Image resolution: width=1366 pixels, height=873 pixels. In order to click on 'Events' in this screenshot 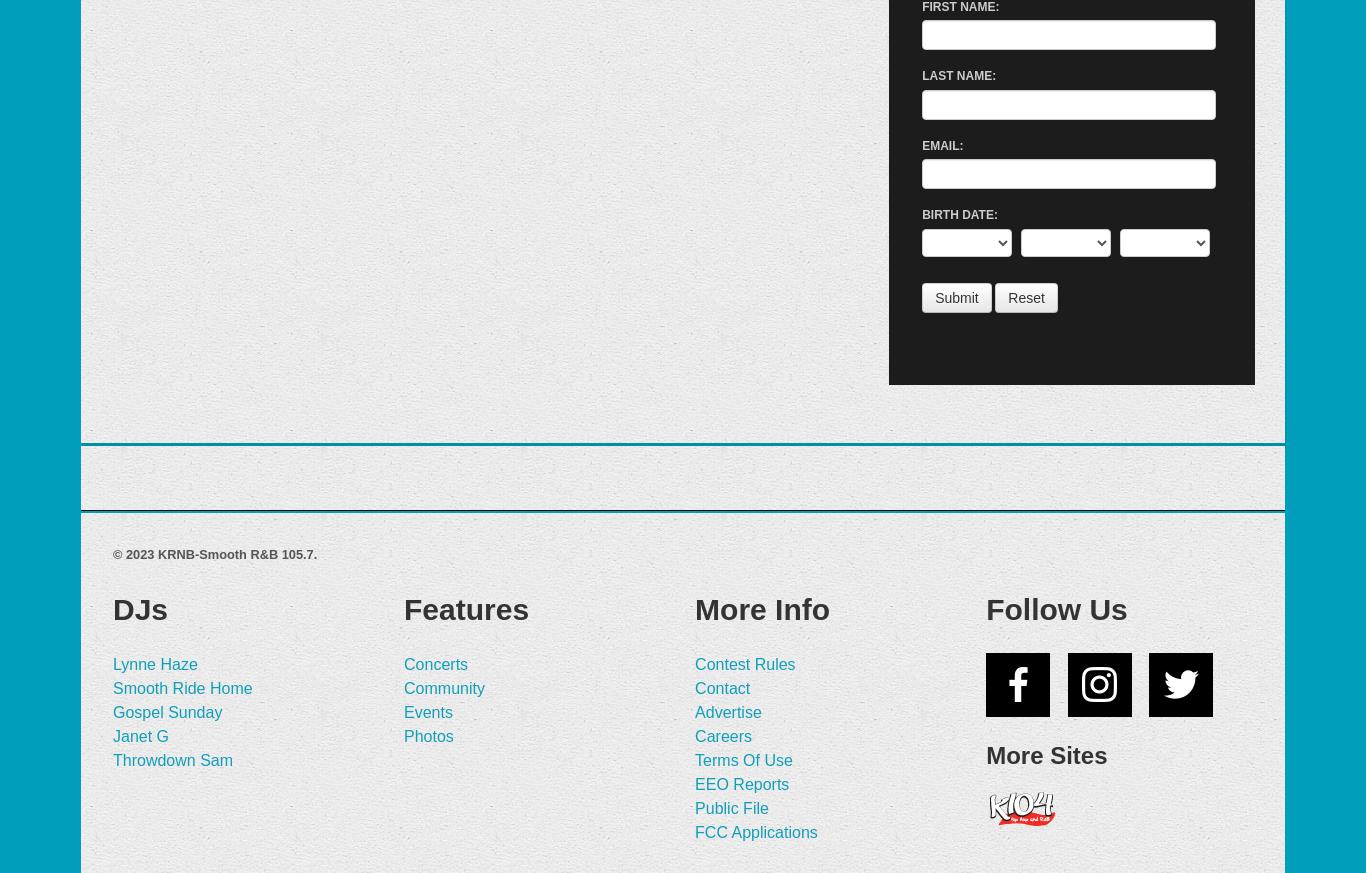, I will do `click(426, 710)`.